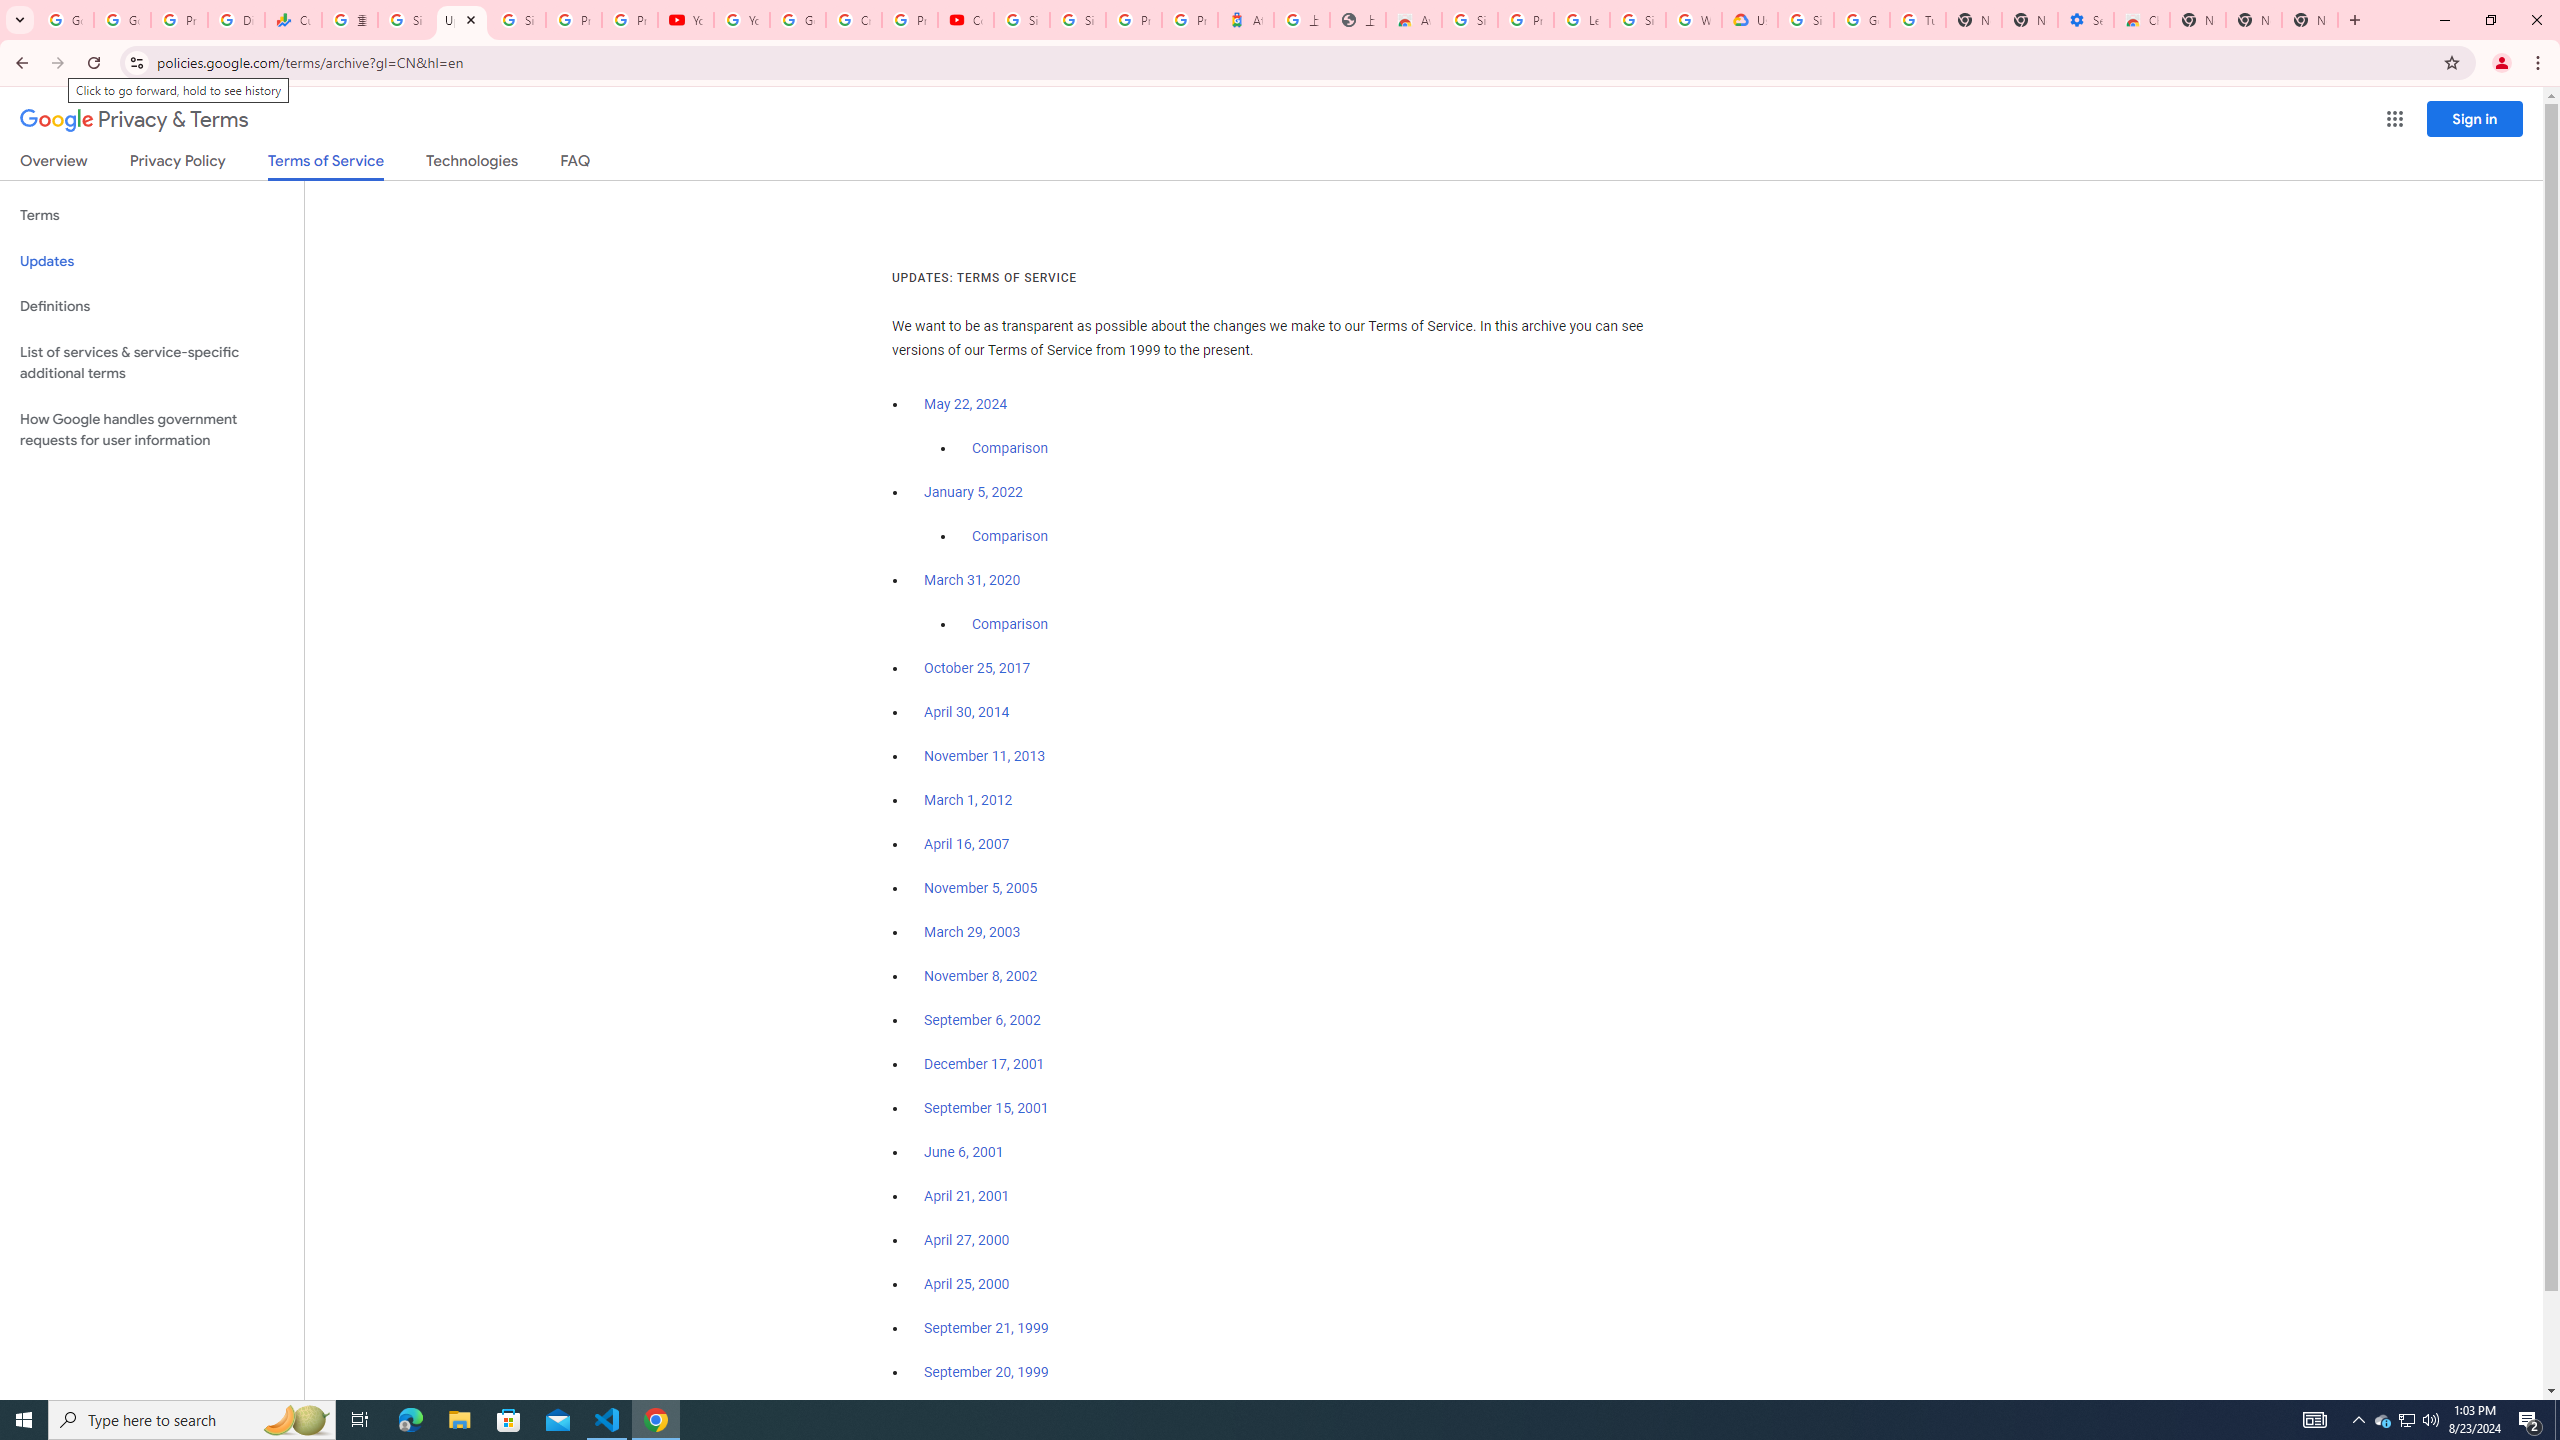 This screenshot has height=1440, width=2560. I want to click on 'April 25, 2000', so click(966, 1282).